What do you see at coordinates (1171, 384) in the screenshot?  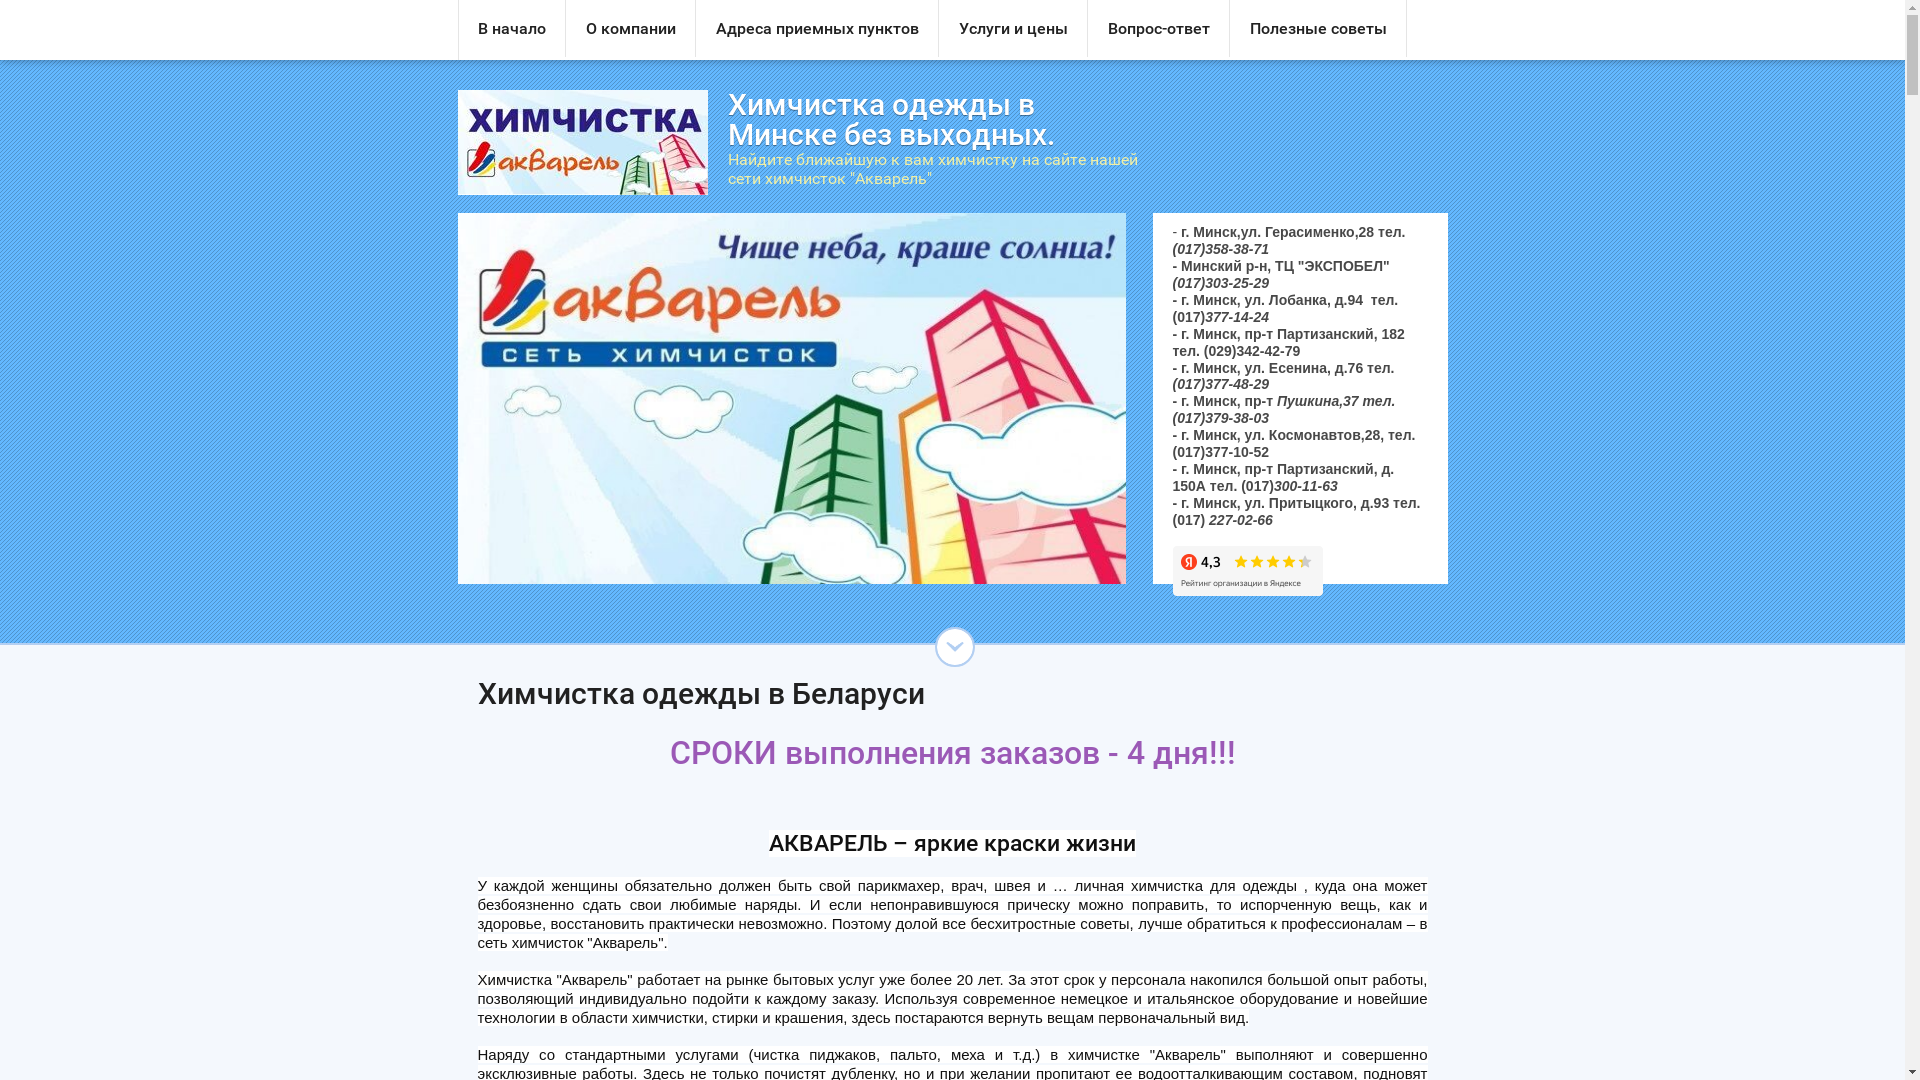 I see `'(017)377-48-29'` at bounding box center [1171, 384].